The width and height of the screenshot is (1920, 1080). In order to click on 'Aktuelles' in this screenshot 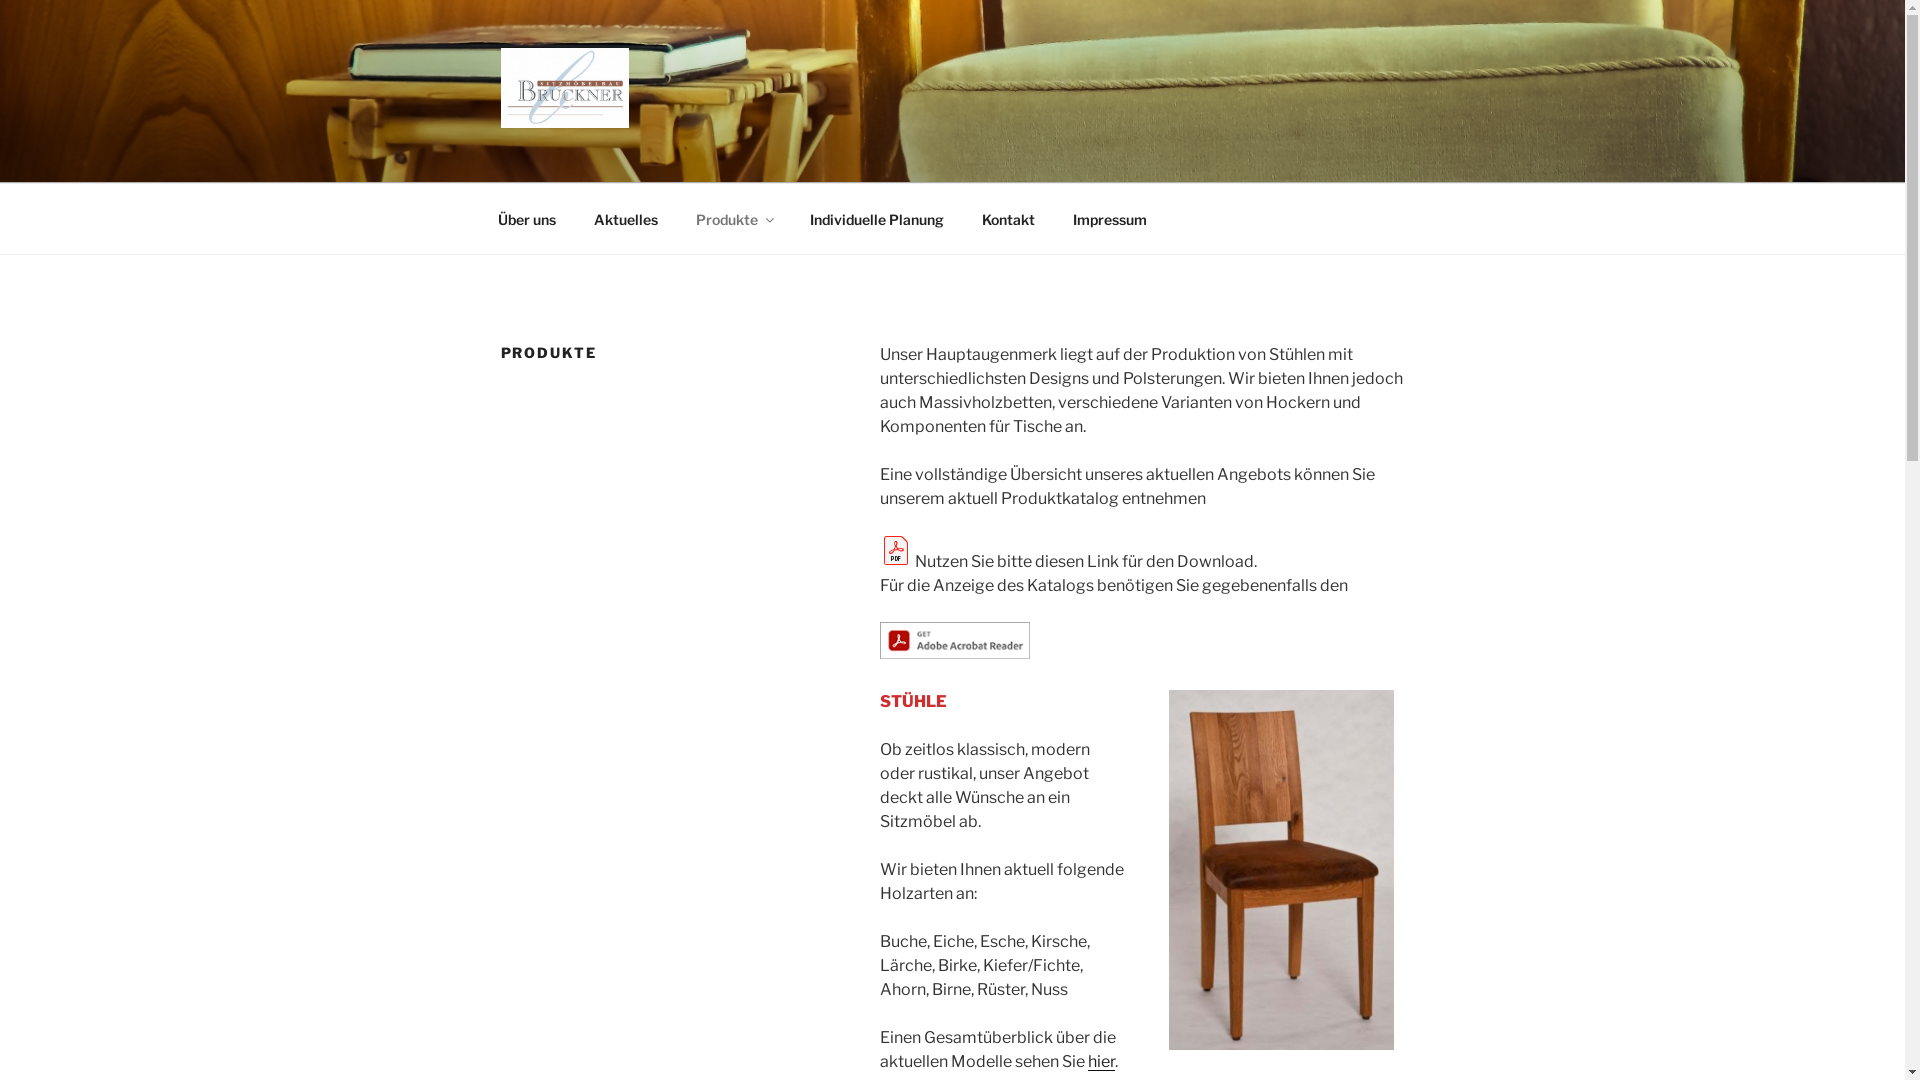, I will do `click(624, 218)`.